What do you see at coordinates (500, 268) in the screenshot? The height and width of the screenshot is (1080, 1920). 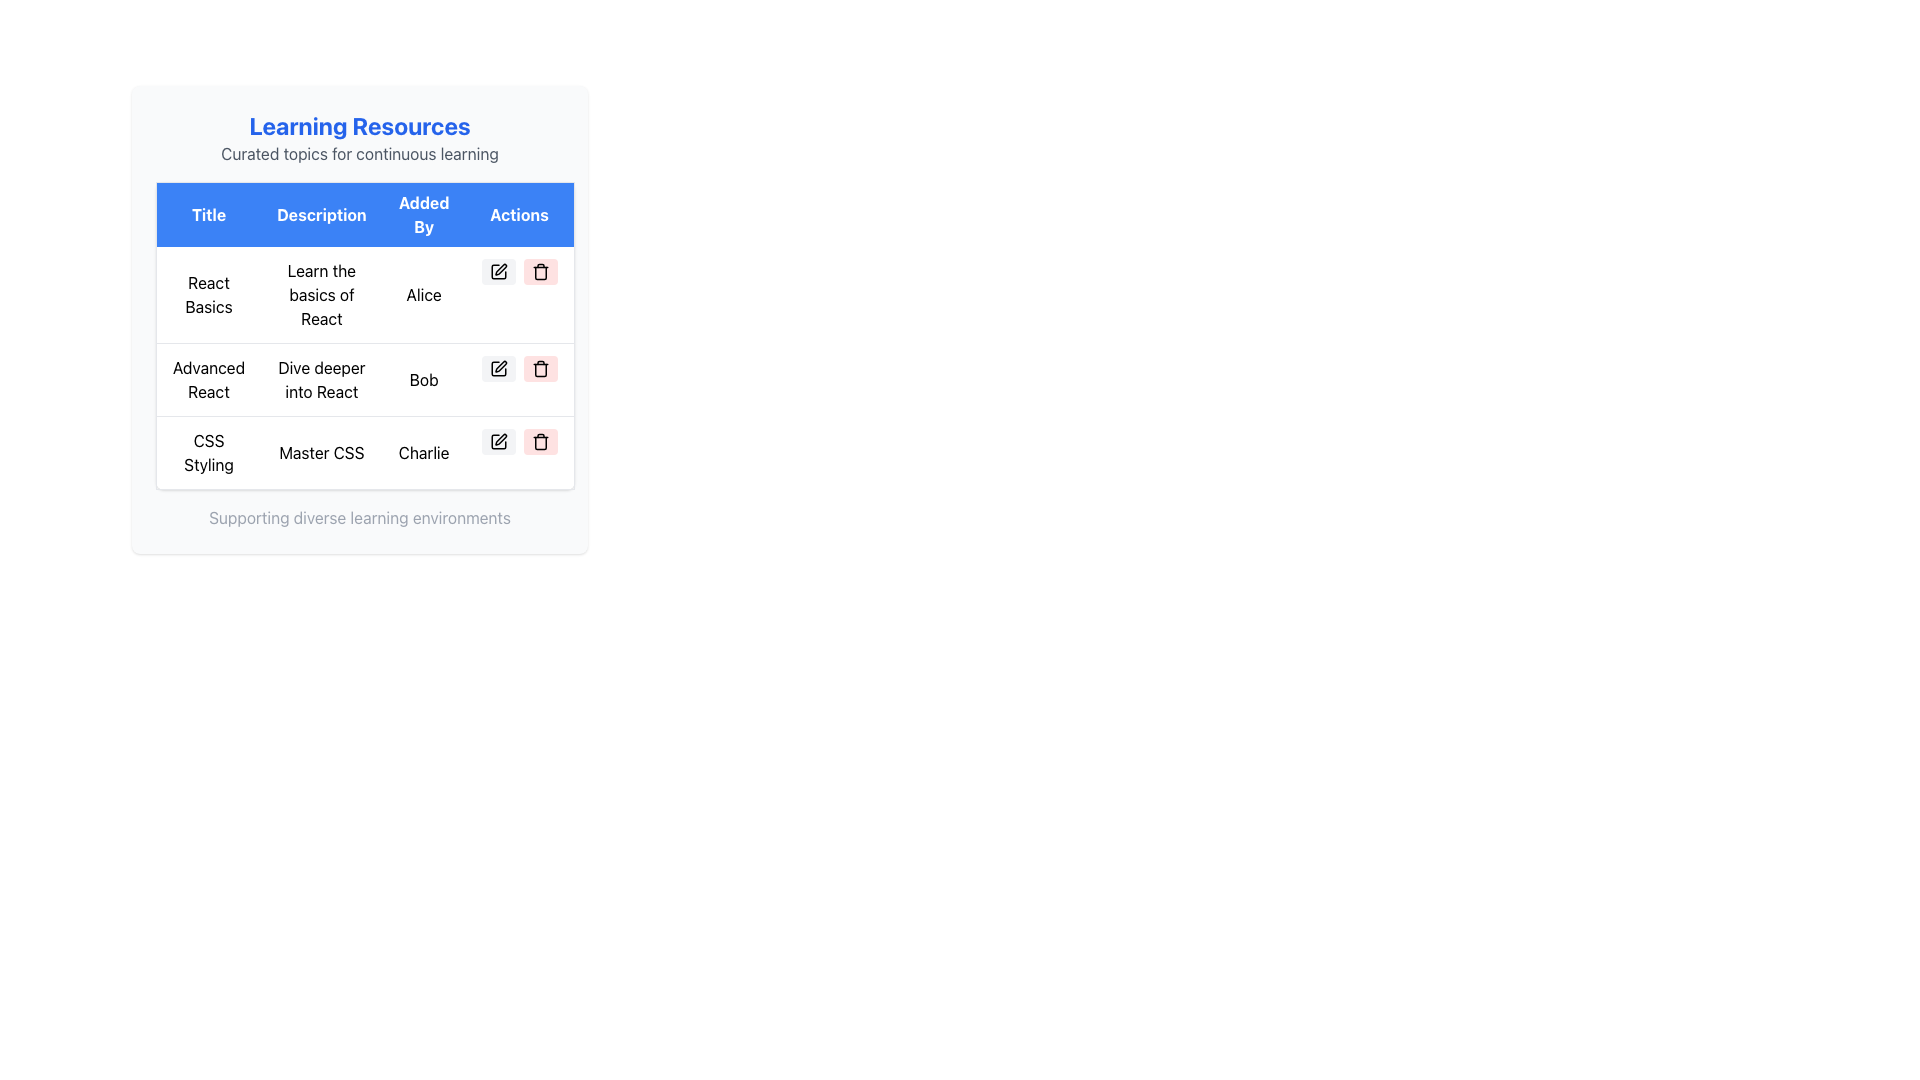 I see `the minimalist pen icon located in the 'Actions' column of the first row ('React Basics') in the table layout to initiate editing` at bounding box center [500, 268].